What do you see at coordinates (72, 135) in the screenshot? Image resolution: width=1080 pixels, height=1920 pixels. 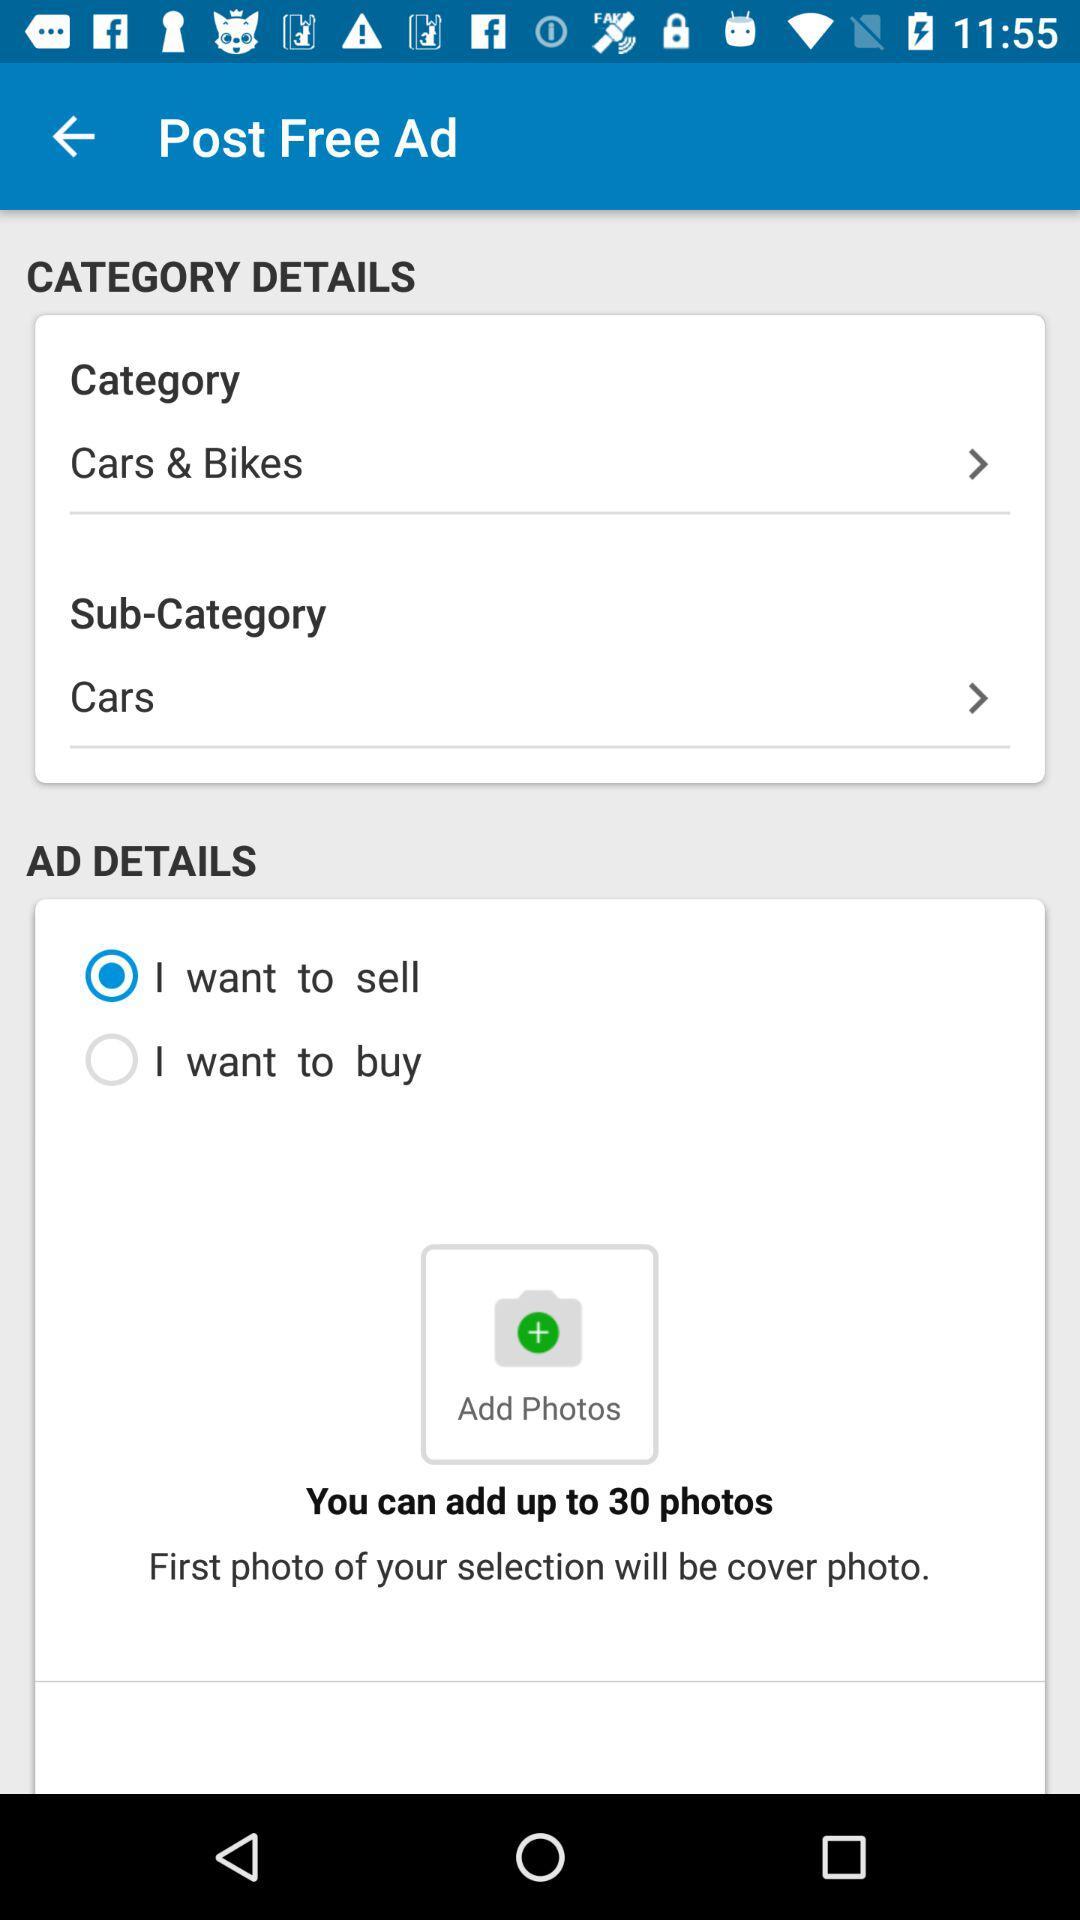 I see `item to the left of the post free ad` at bounding box center [72, 135].